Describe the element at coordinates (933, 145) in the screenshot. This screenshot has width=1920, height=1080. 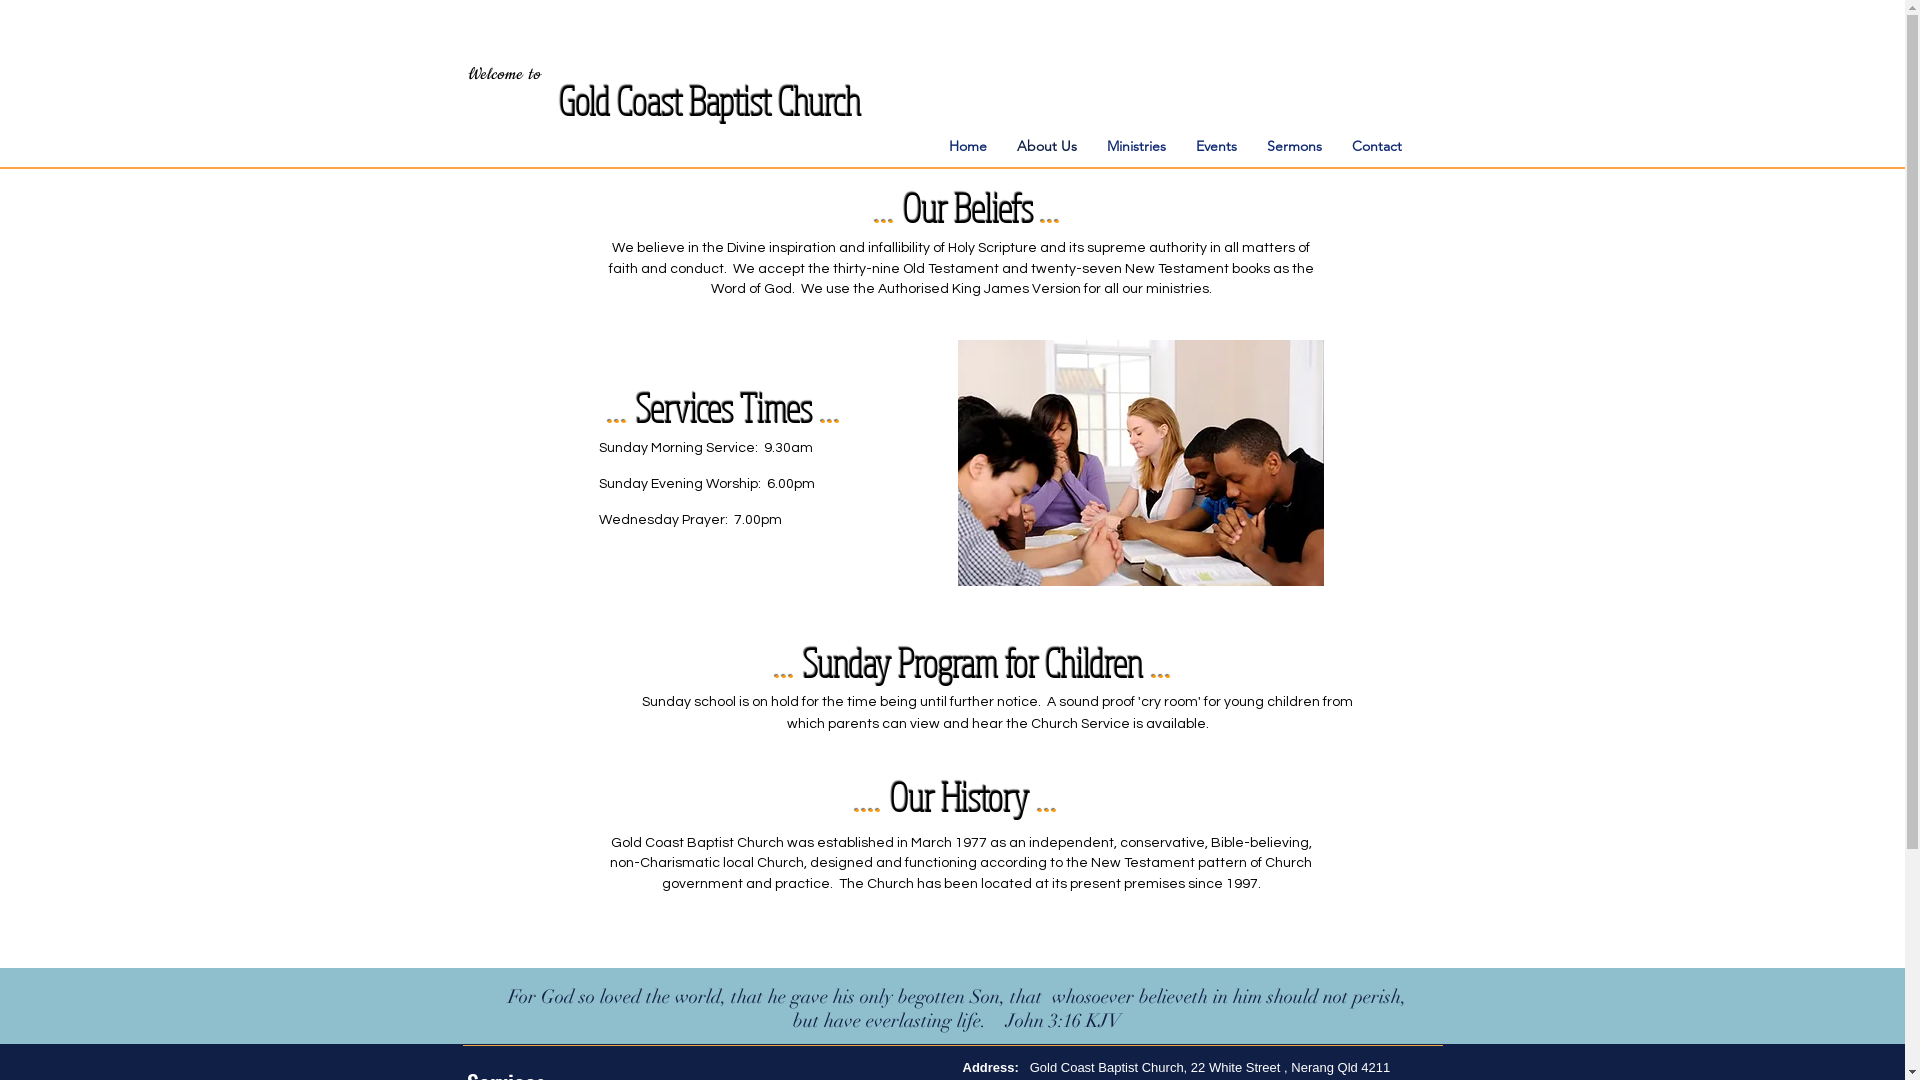
I see `'Home'` at that location.